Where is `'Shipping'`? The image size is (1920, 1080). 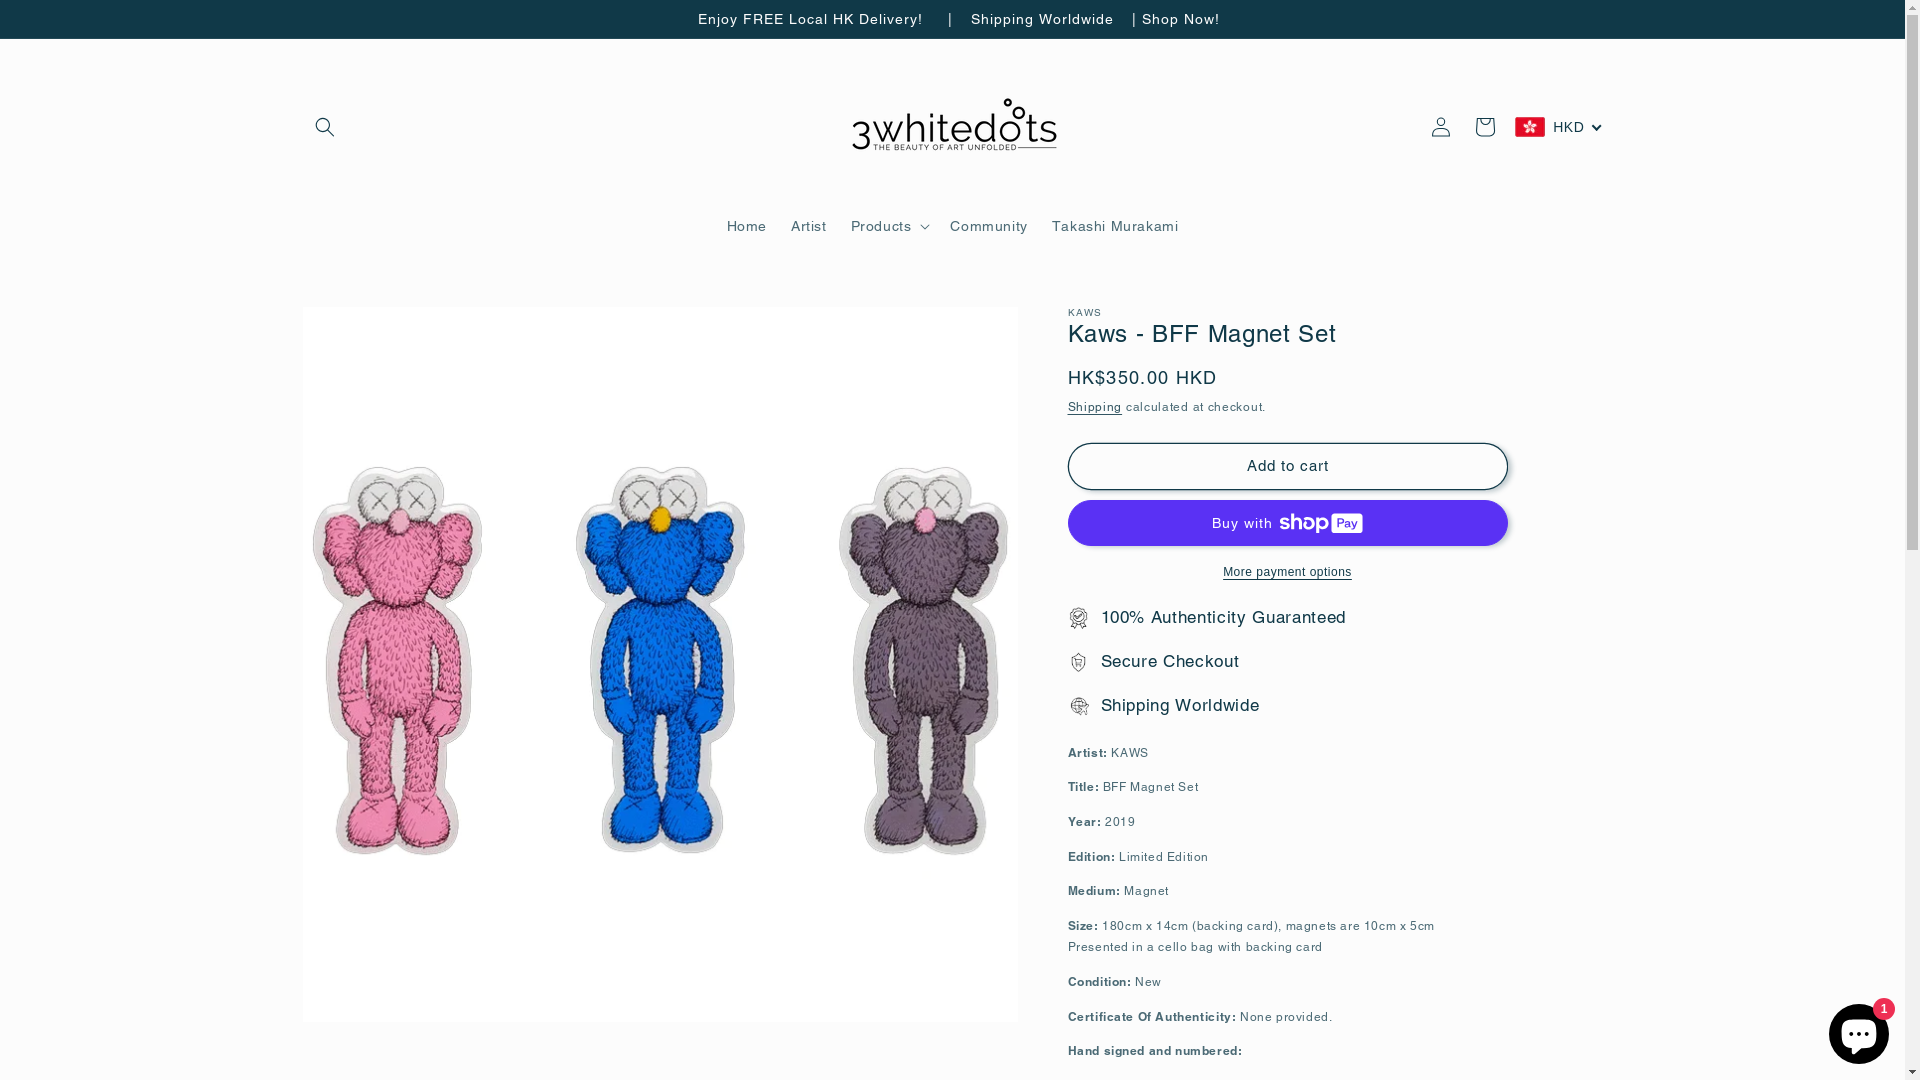
'Shipping' is located at coordinates (1094, 406).